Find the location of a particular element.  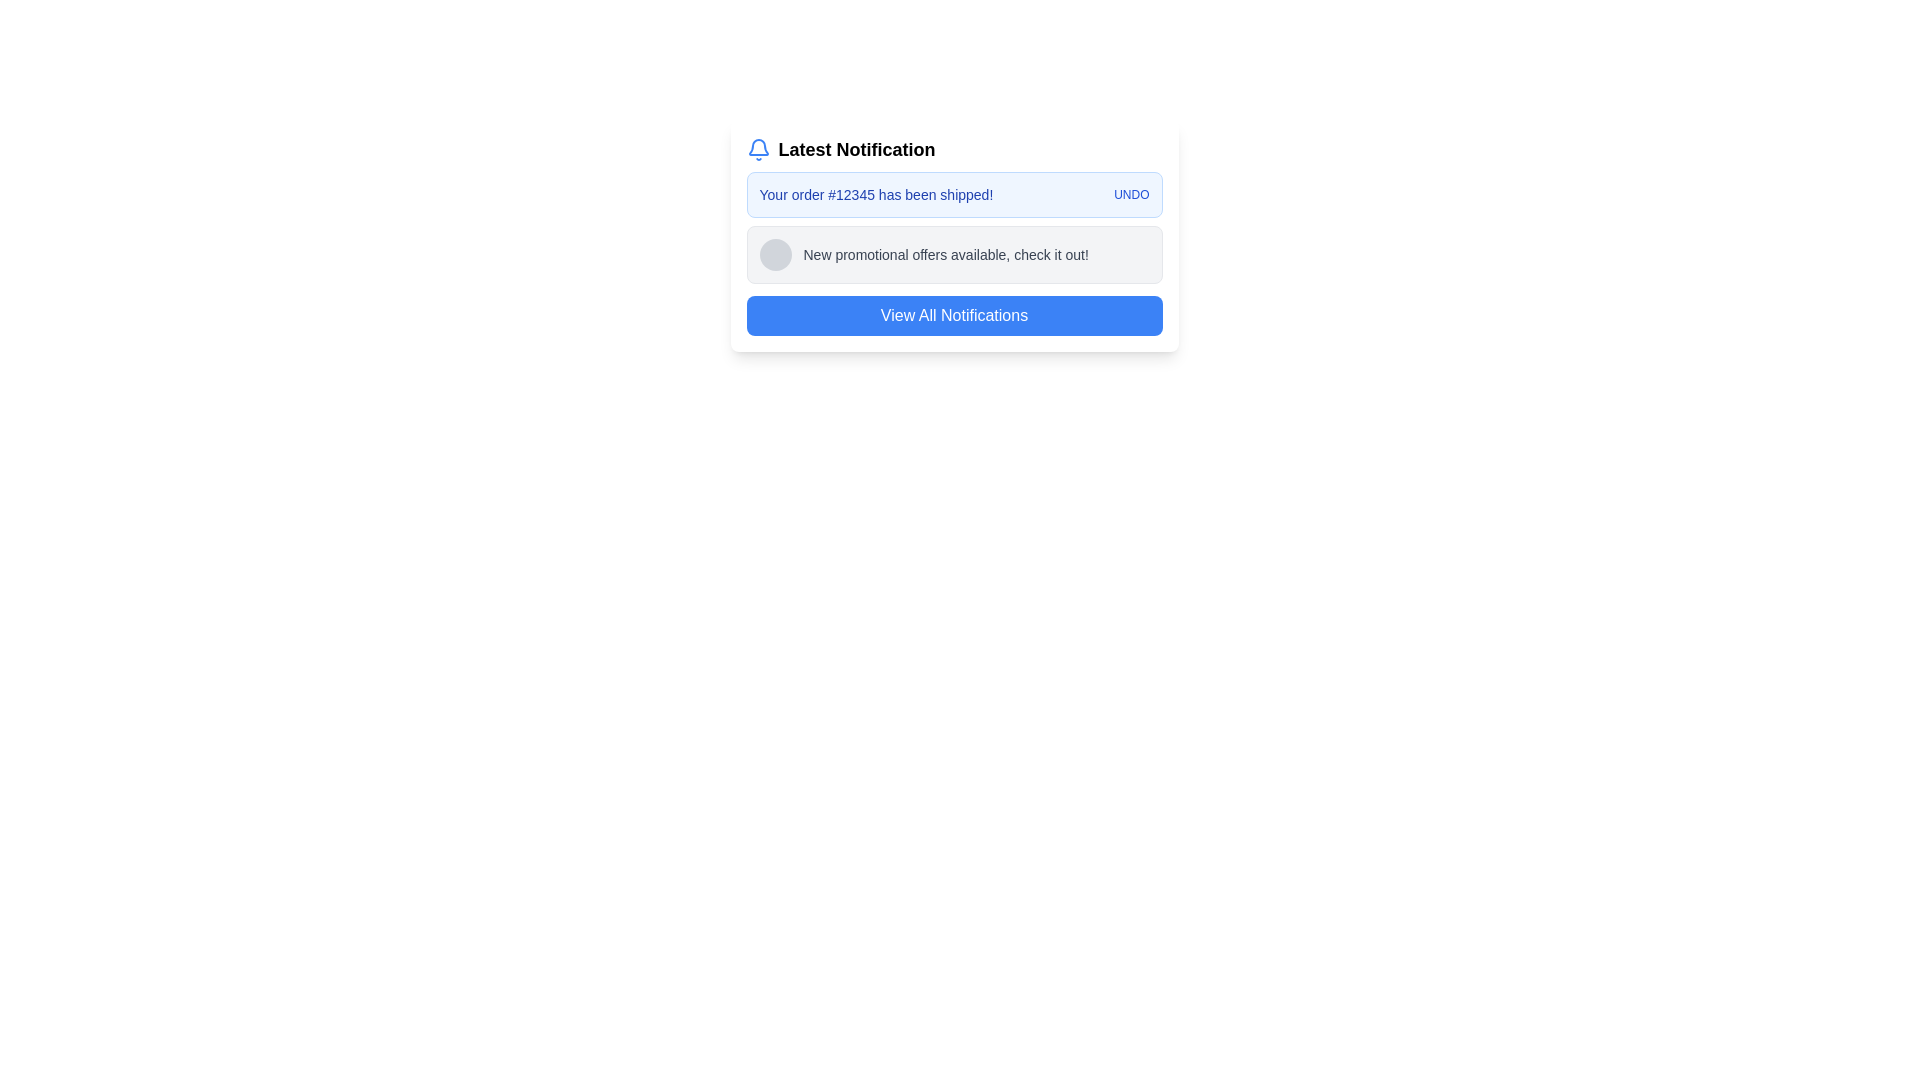

the third notification in the notification panel that informs users about new promotional offers, located between 'Your order #12345 has been shipped! UNDO' and 'View All Notifications' is located at coordinates (953, 253).